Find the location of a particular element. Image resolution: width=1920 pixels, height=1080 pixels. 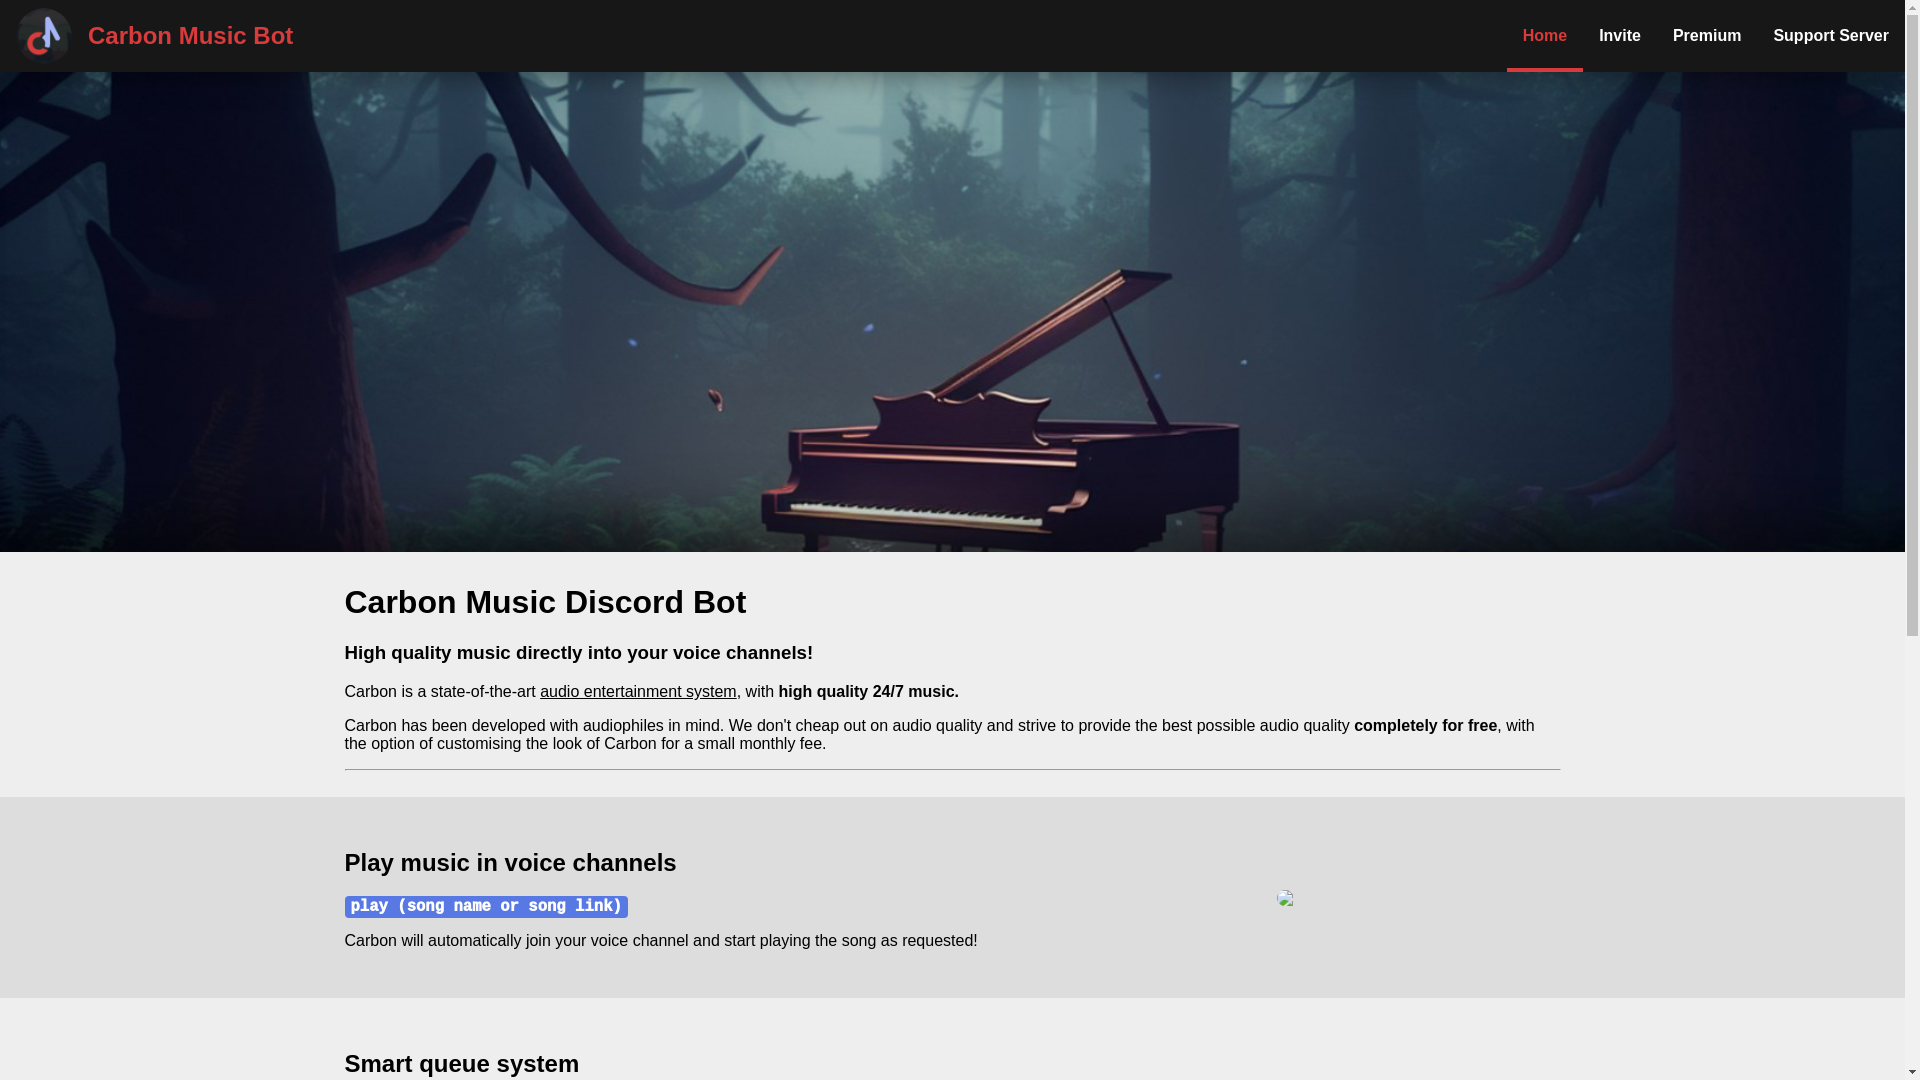

'Support Server' is located at coordinates (1755, 35).